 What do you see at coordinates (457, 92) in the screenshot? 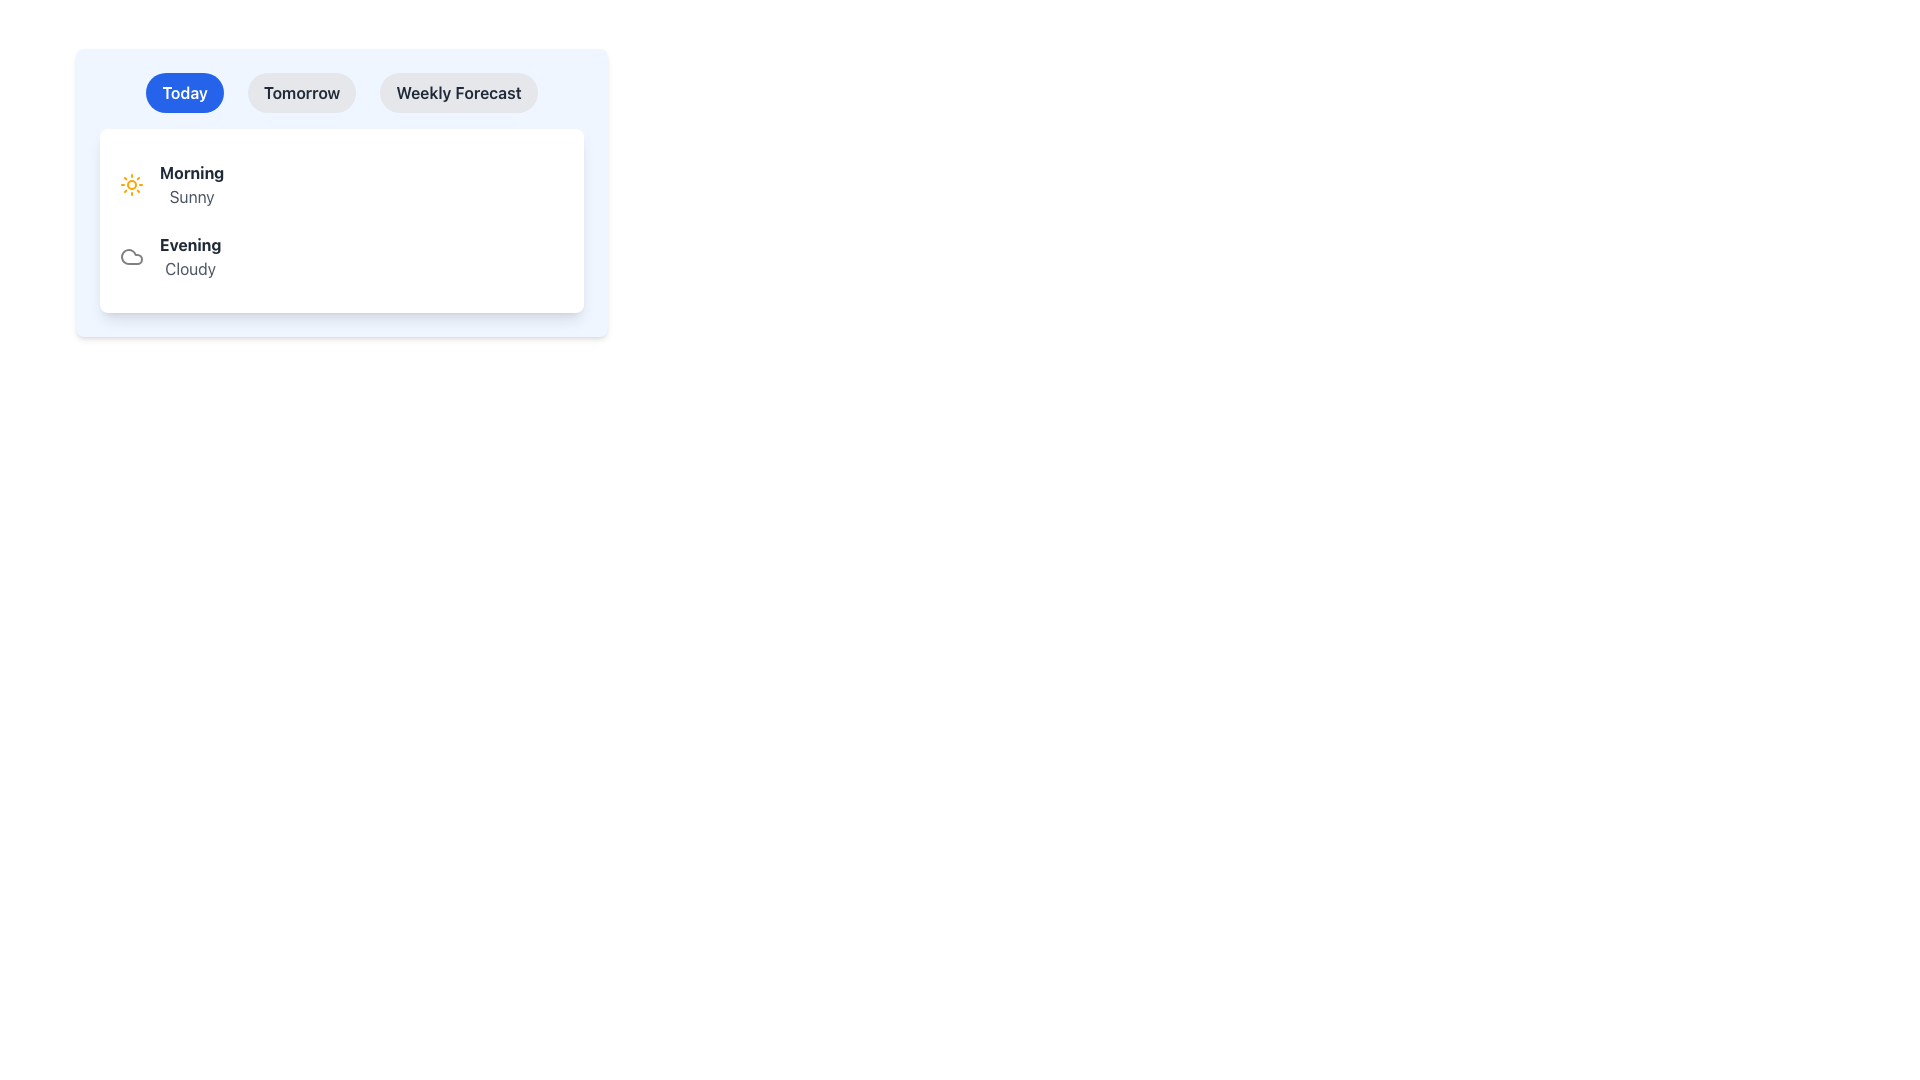
I see `the 'Weekly Forecast' button, which is the rightmost button in a horizontal group of buttons` at bounding box center [457, 92].